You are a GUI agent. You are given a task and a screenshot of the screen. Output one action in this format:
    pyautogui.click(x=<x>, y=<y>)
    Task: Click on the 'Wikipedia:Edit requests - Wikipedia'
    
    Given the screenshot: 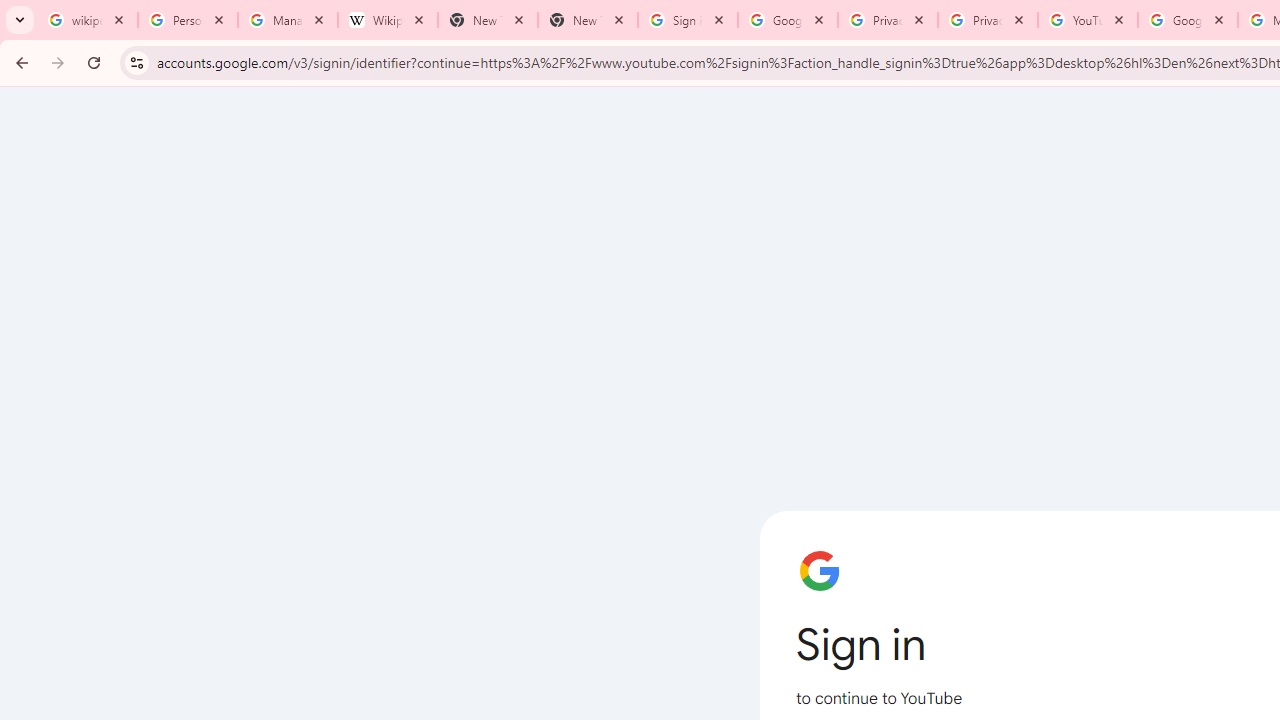 What is the action you would take?
    pyautogui.click(x=387, y=20)
    